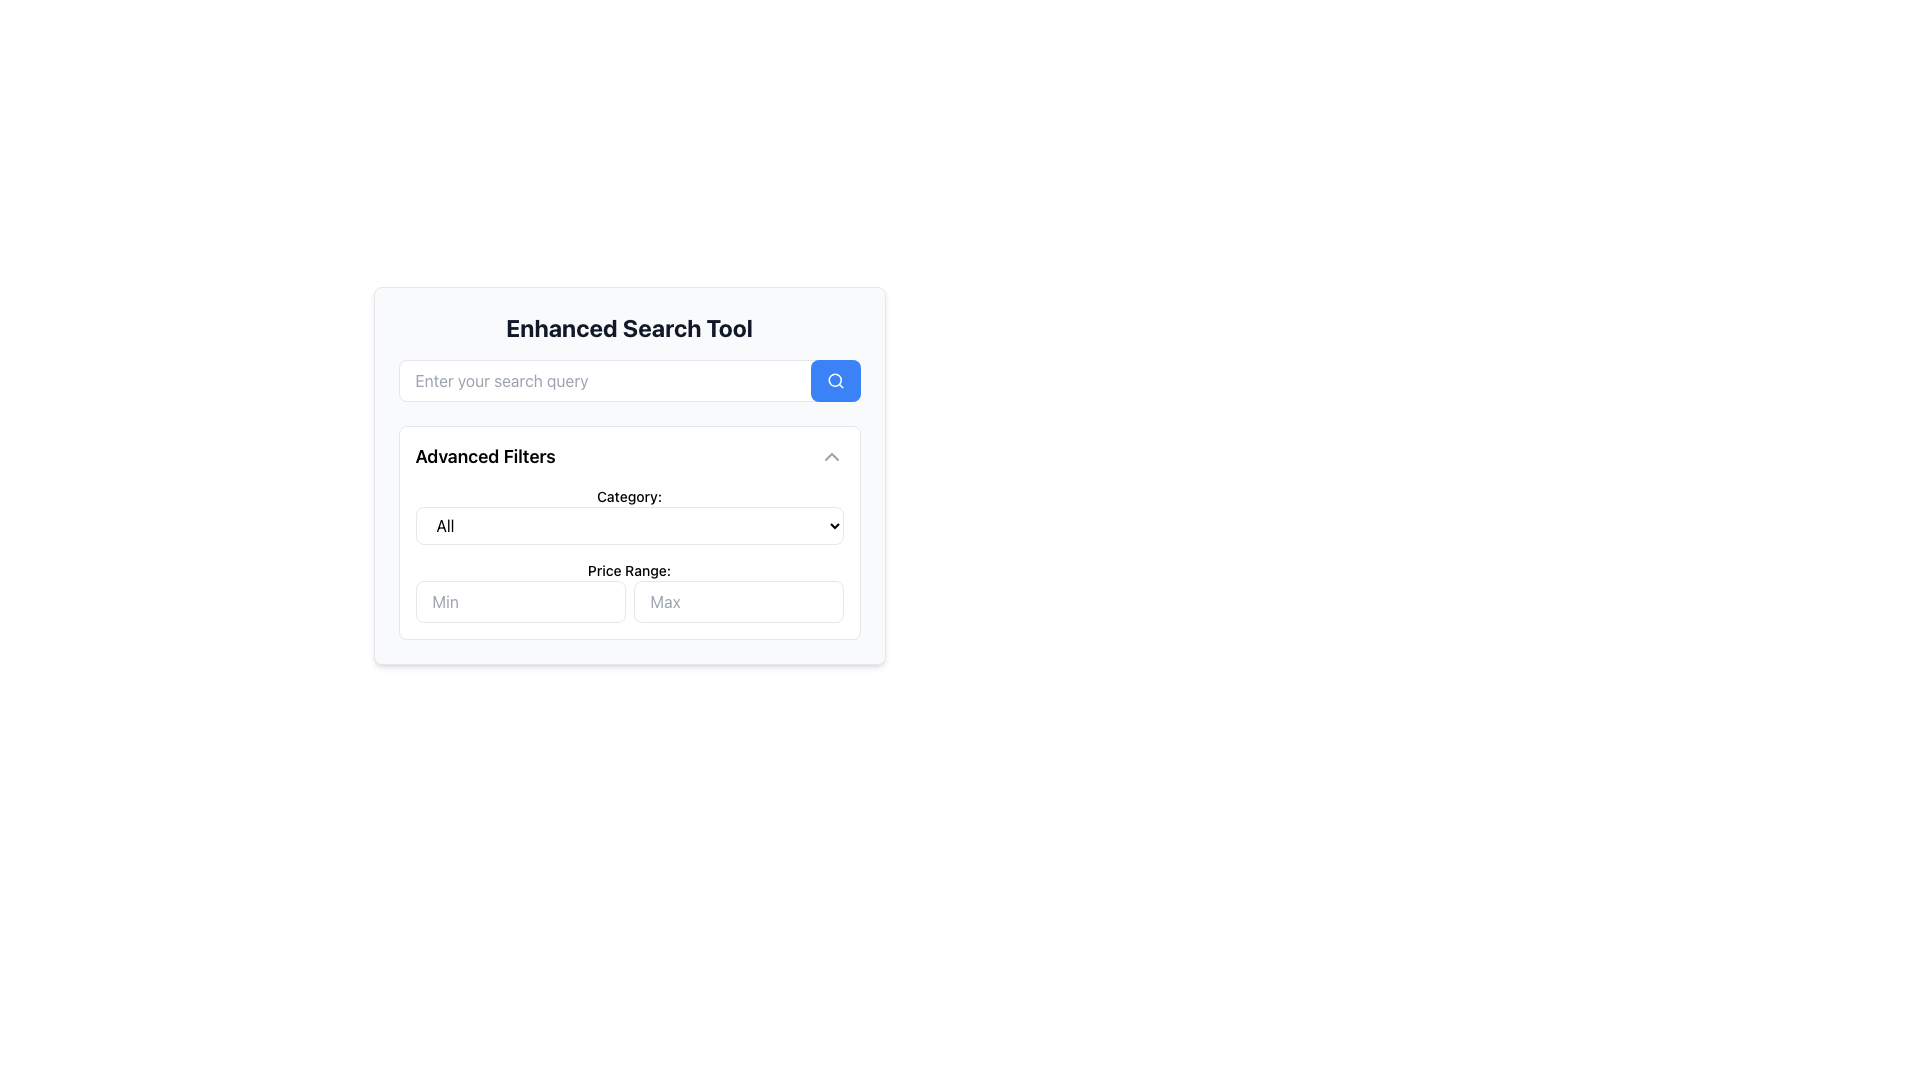 This screenshot has height=1080, width=1920. What do you see at coordinates (737, 600) in the screenshot?
I see `the Input Field (Number) labeled 'Max' under the 'Price Range' section using the Tab key` at bounding box center [737, 600].